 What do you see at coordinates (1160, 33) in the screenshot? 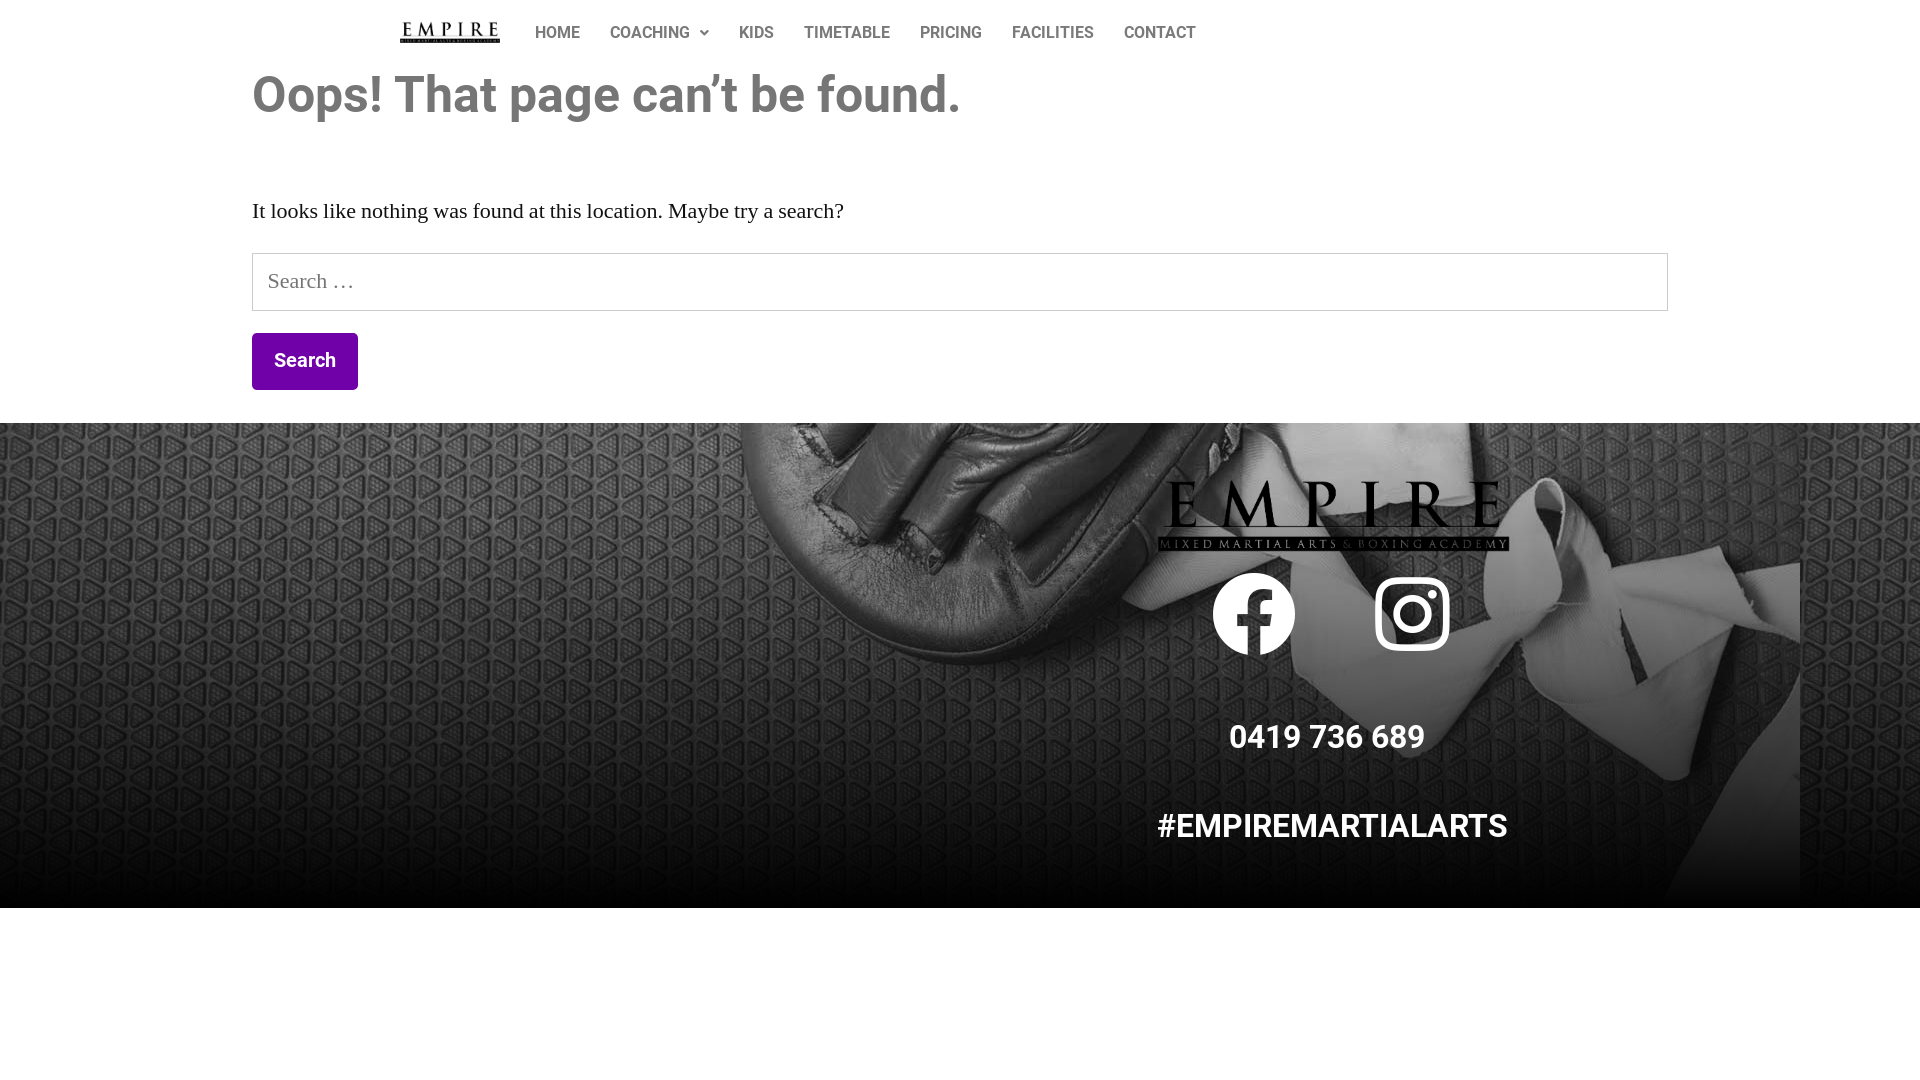
I see `'CONTACT'` at bounding box center [1160, 33].